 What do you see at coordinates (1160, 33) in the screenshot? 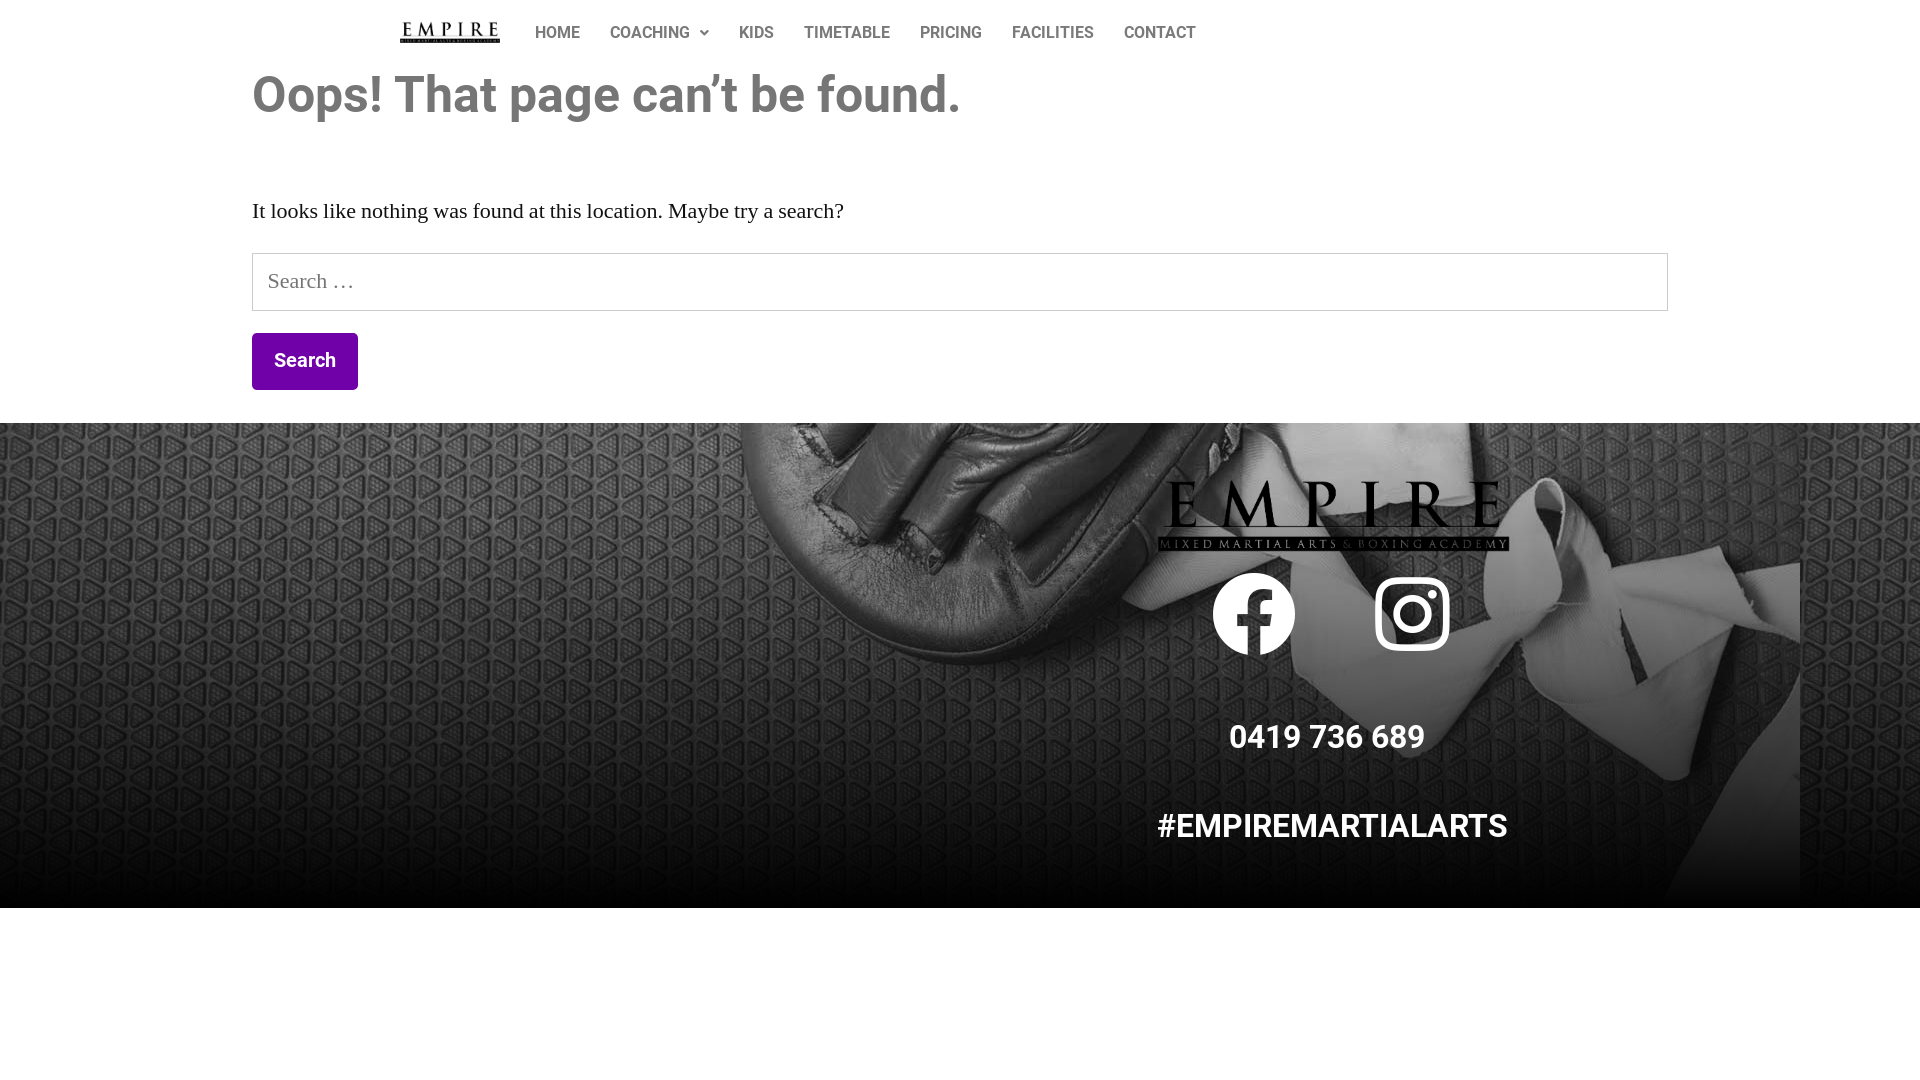
I see `'CONTACT'` at bounding box center [1160, 33].